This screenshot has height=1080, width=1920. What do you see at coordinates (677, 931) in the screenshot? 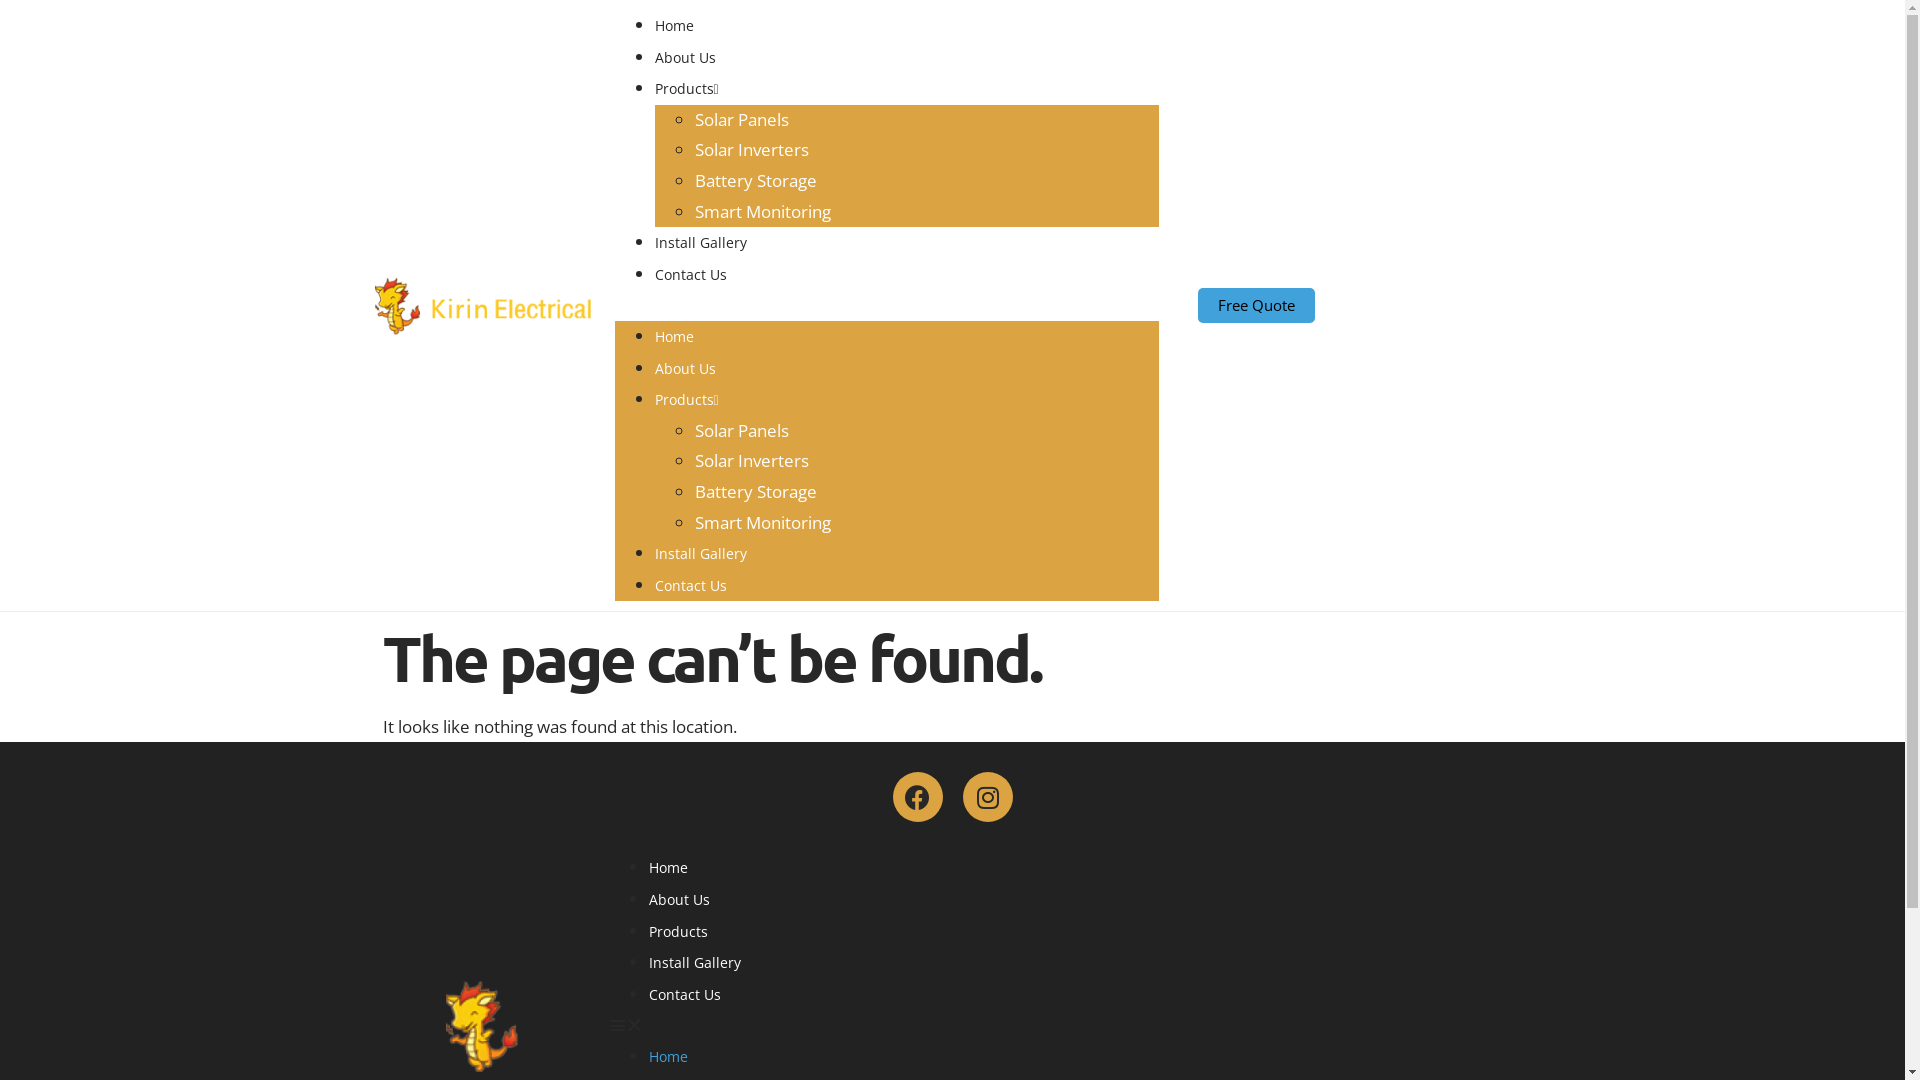
I see `'Products'` at bounding box center [677, 931].